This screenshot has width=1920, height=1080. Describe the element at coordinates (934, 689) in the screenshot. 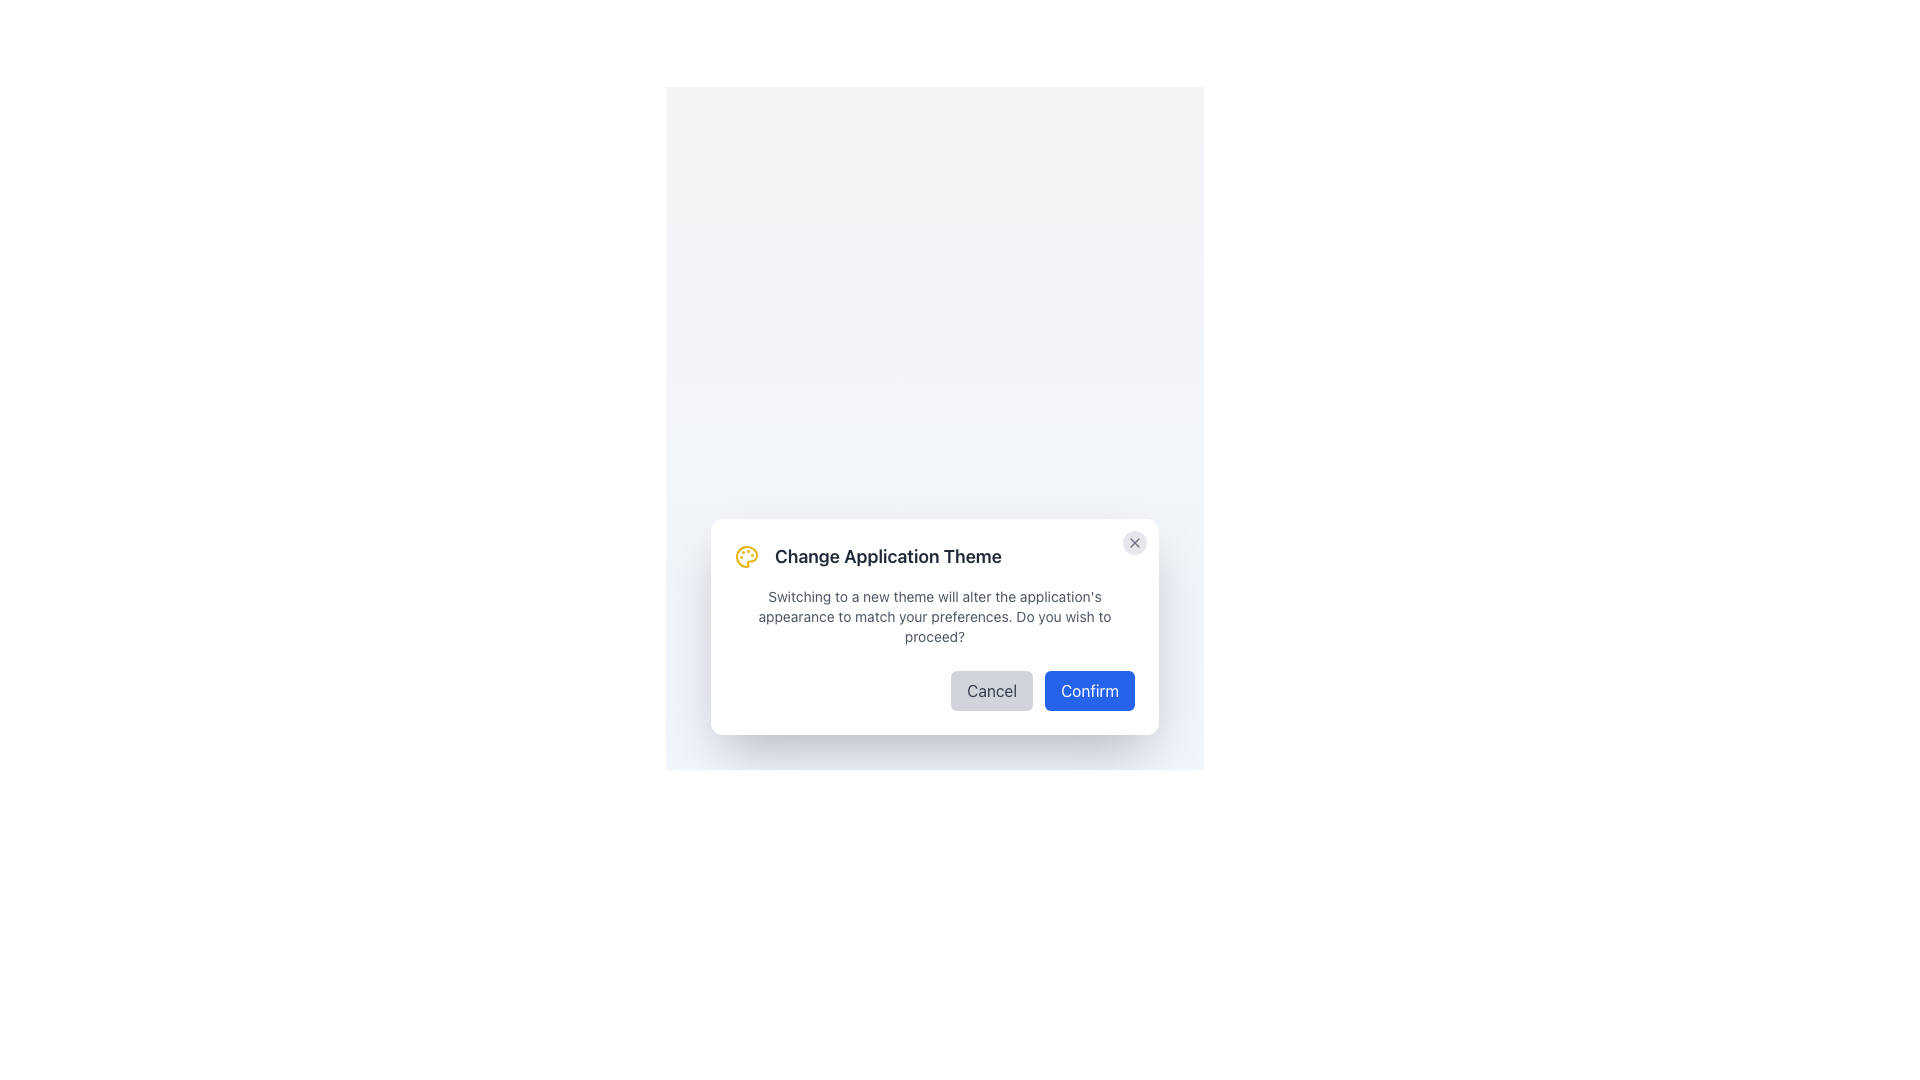

I see `the 'Cancel' button in the Button Group at the bottom of the 'Change Application Theme' modal to abort the action` at that location.